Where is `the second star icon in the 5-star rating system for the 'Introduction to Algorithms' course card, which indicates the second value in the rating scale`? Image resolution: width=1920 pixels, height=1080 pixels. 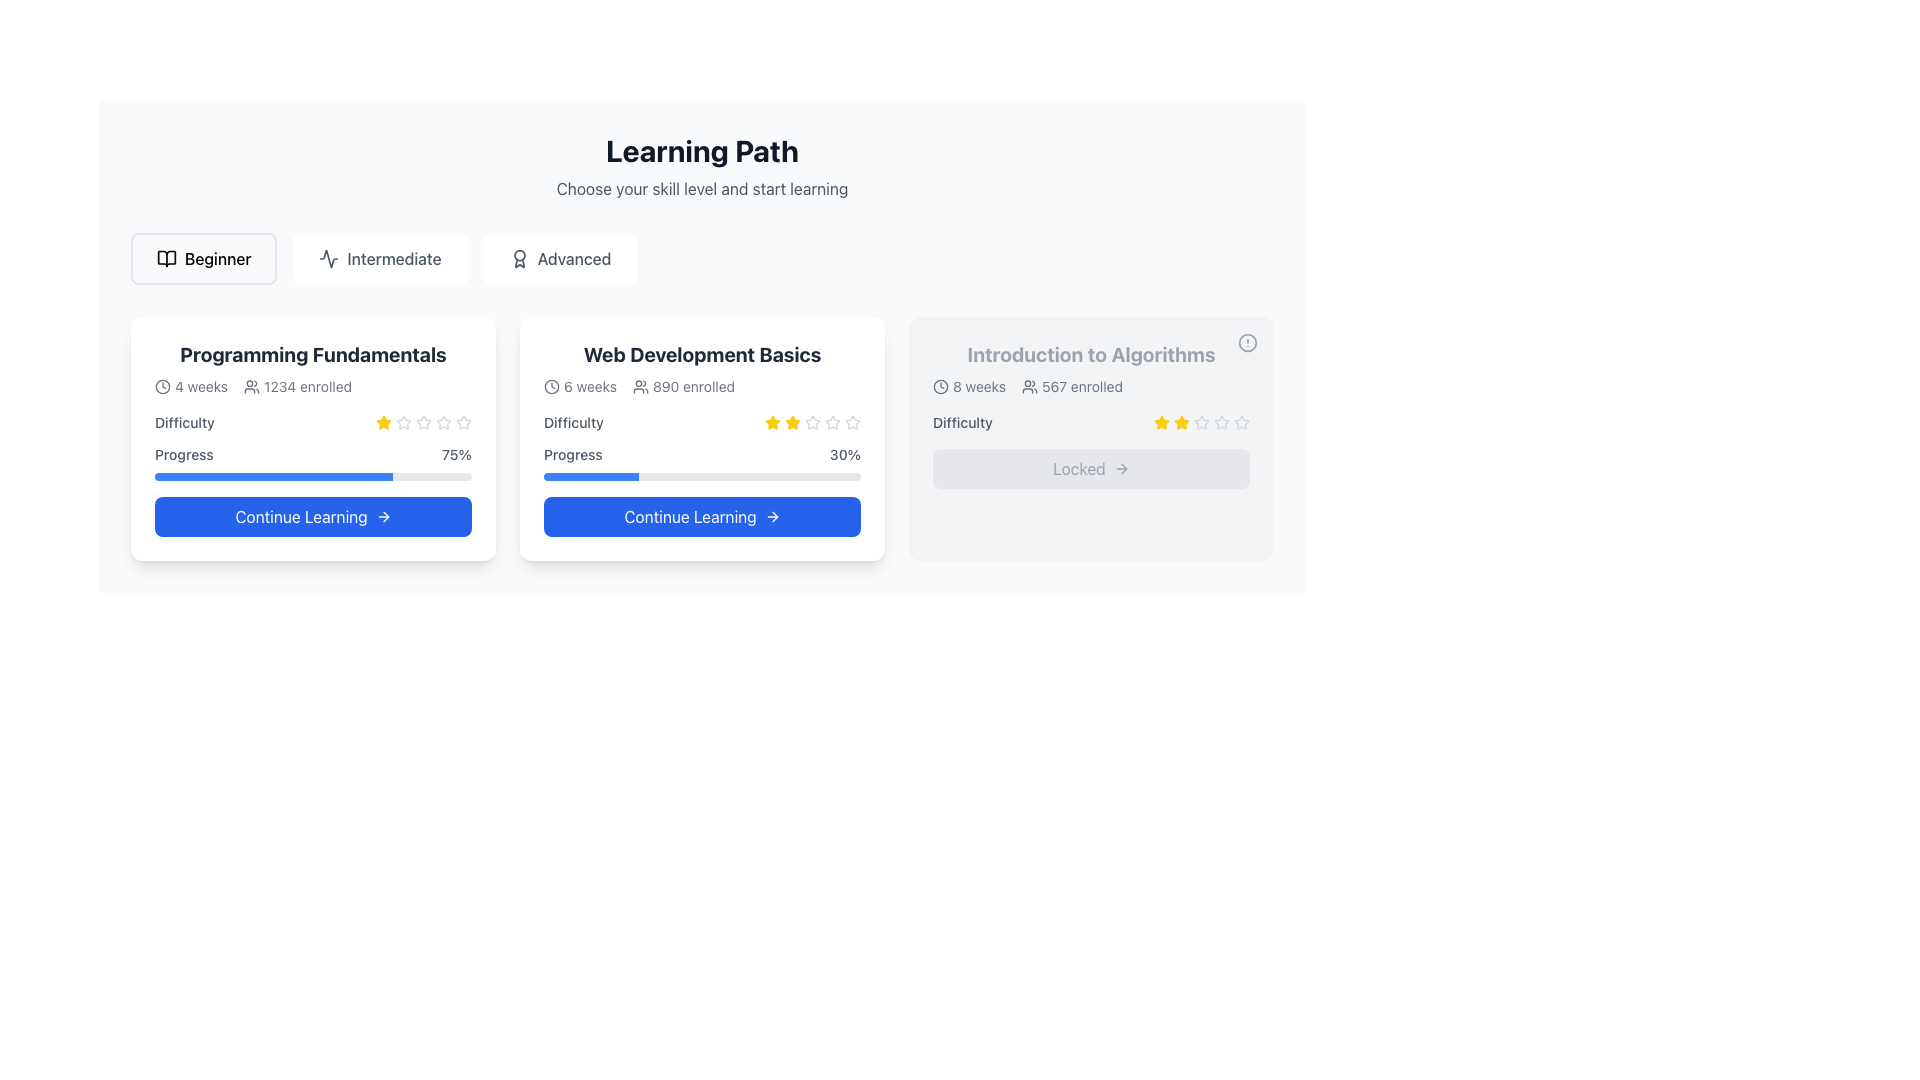
the second star icon in the 5-star rating system for the 'Introduction to Algorithms' course card, which indicates the second value in the rating scale is located at coordinates (1221, 421).